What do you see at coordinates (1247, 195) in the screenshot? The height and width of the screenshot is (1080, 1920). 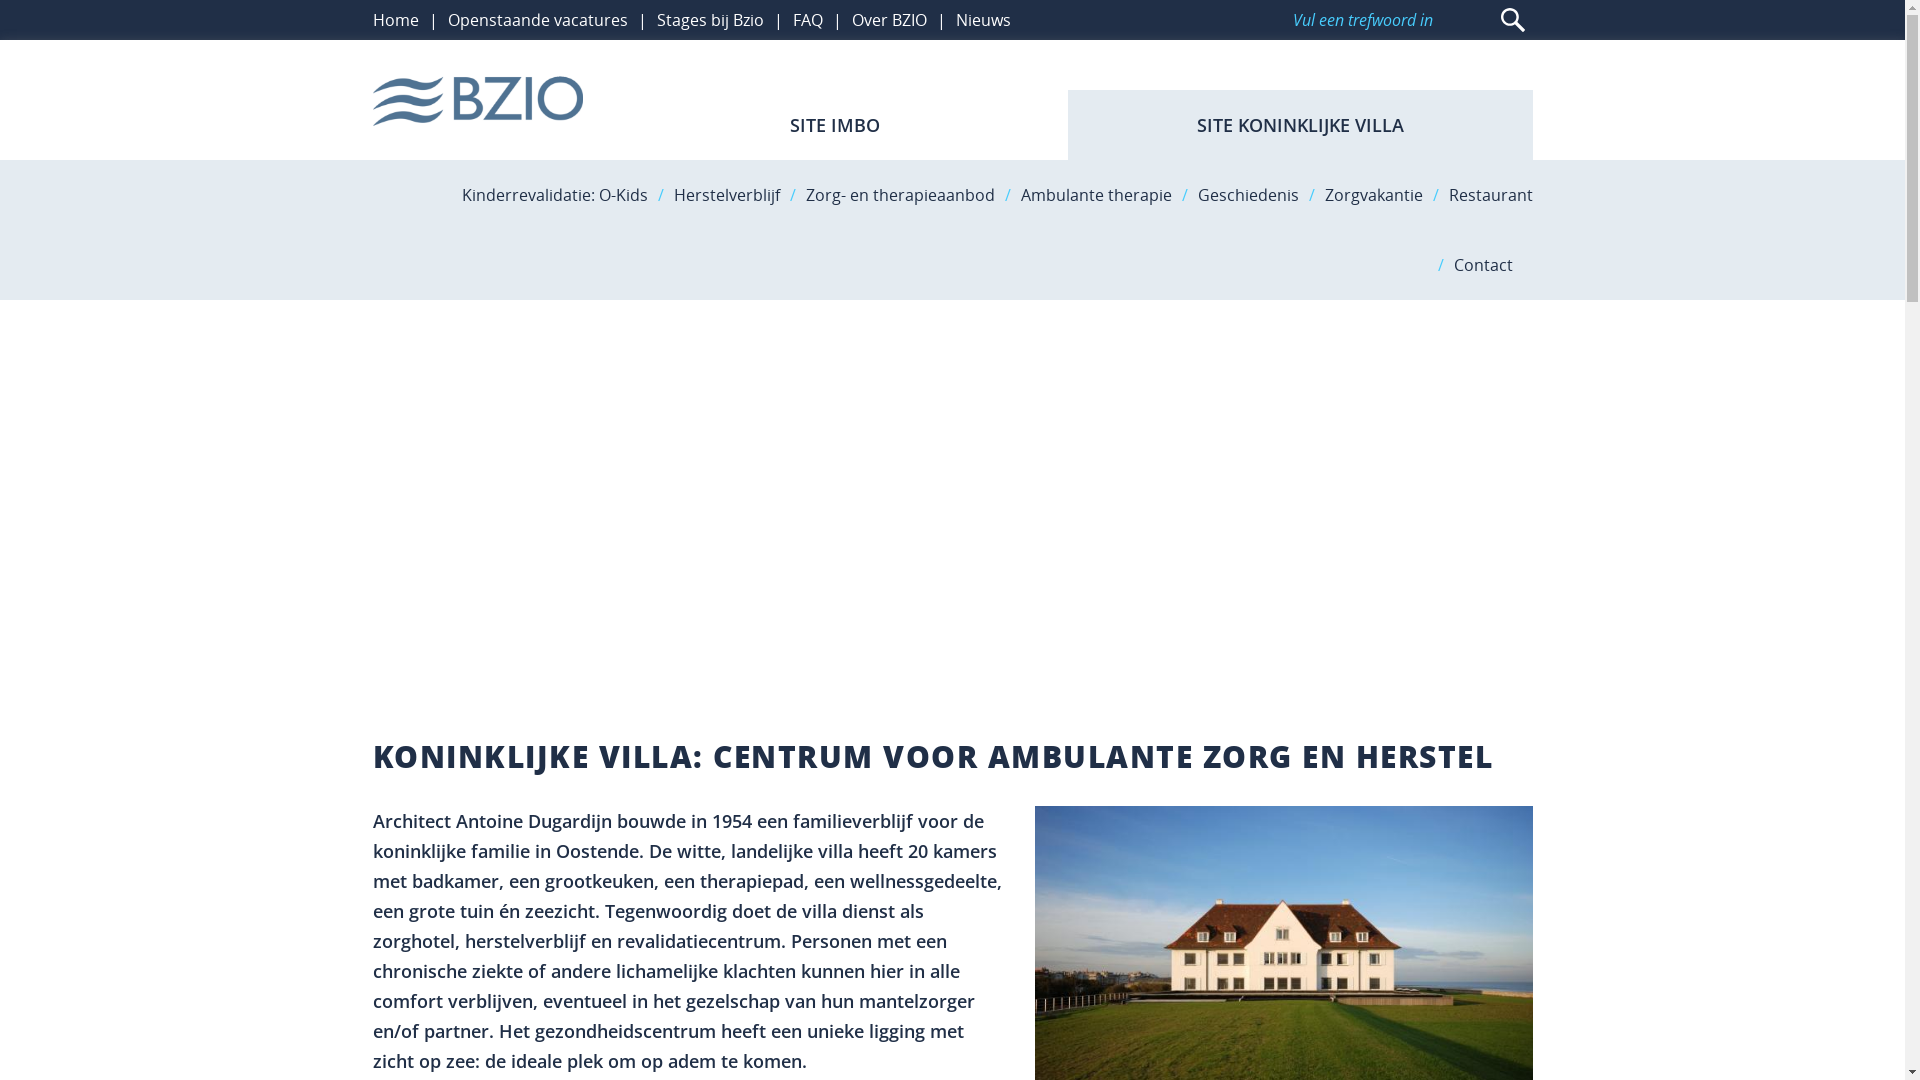 I see `'Geschiedenis'` at bounding box center [1247, 195].